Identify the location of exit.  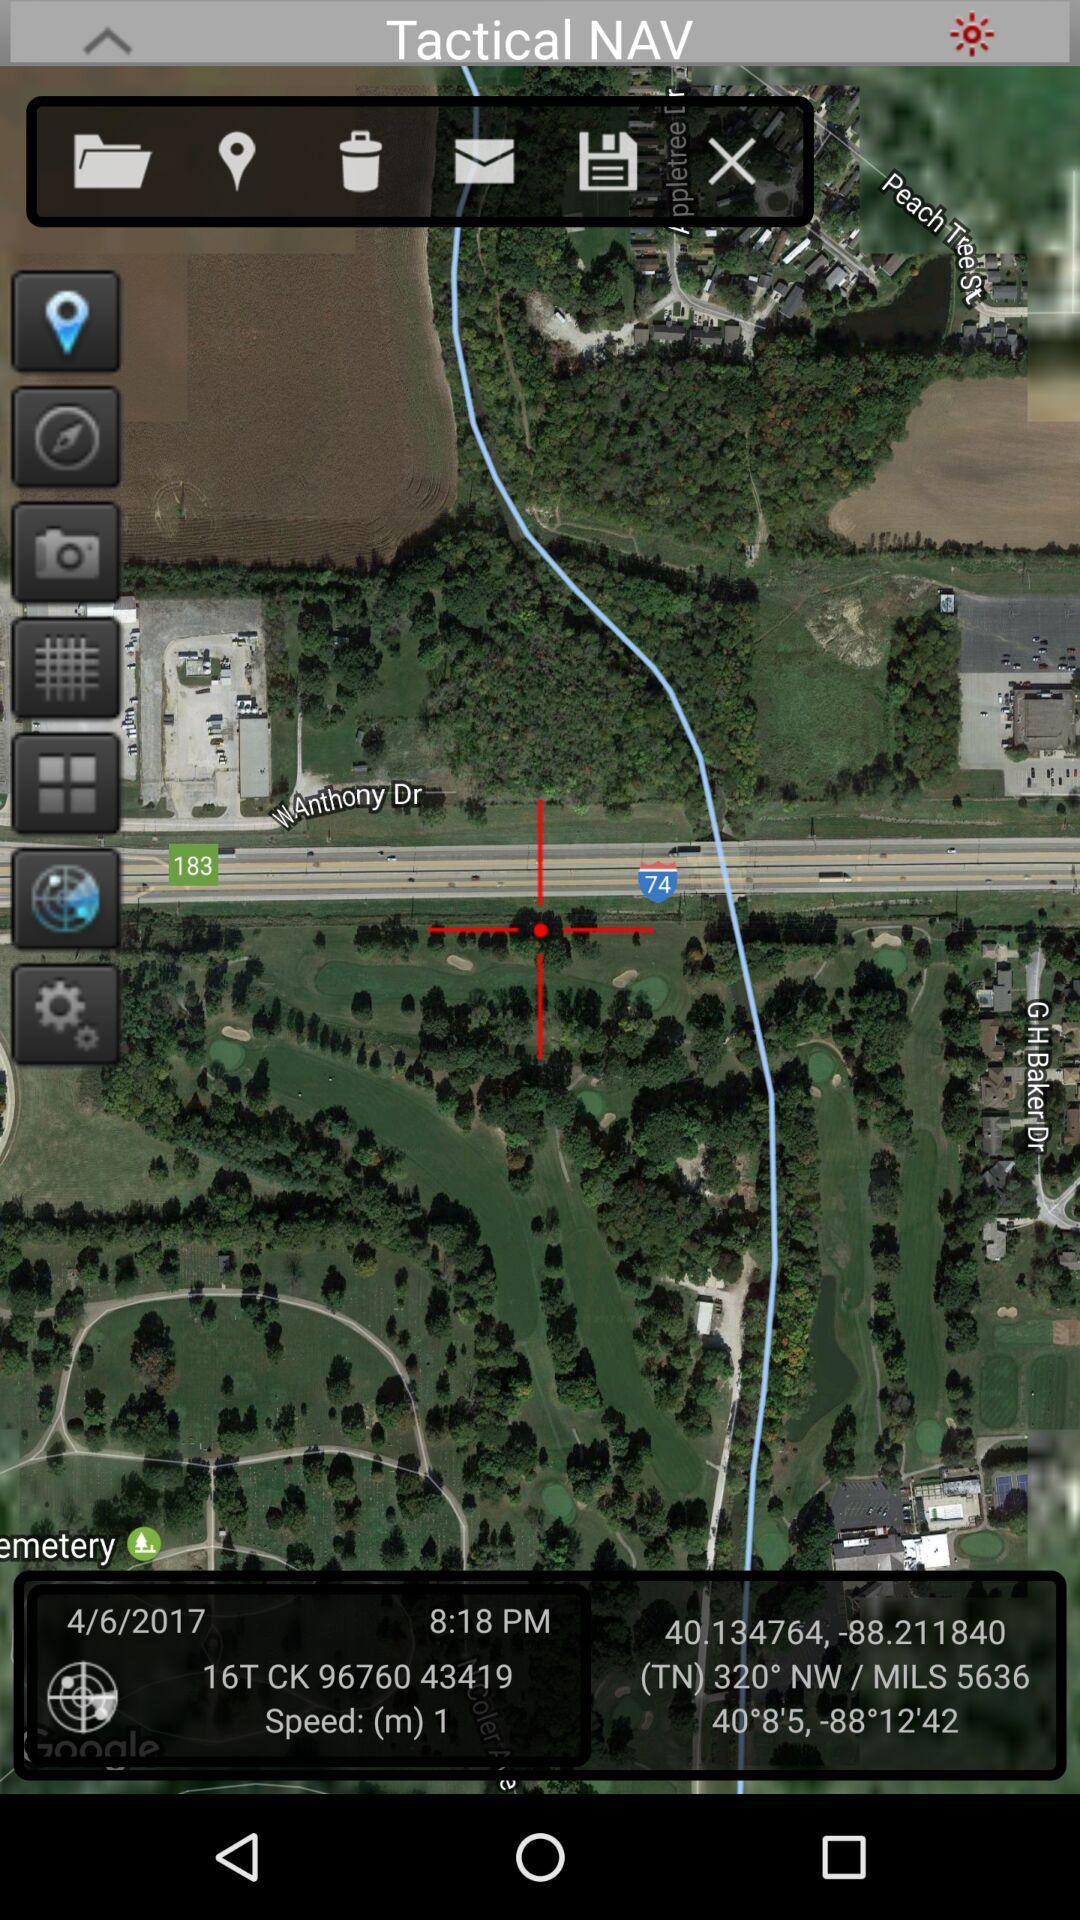
(751, 156).